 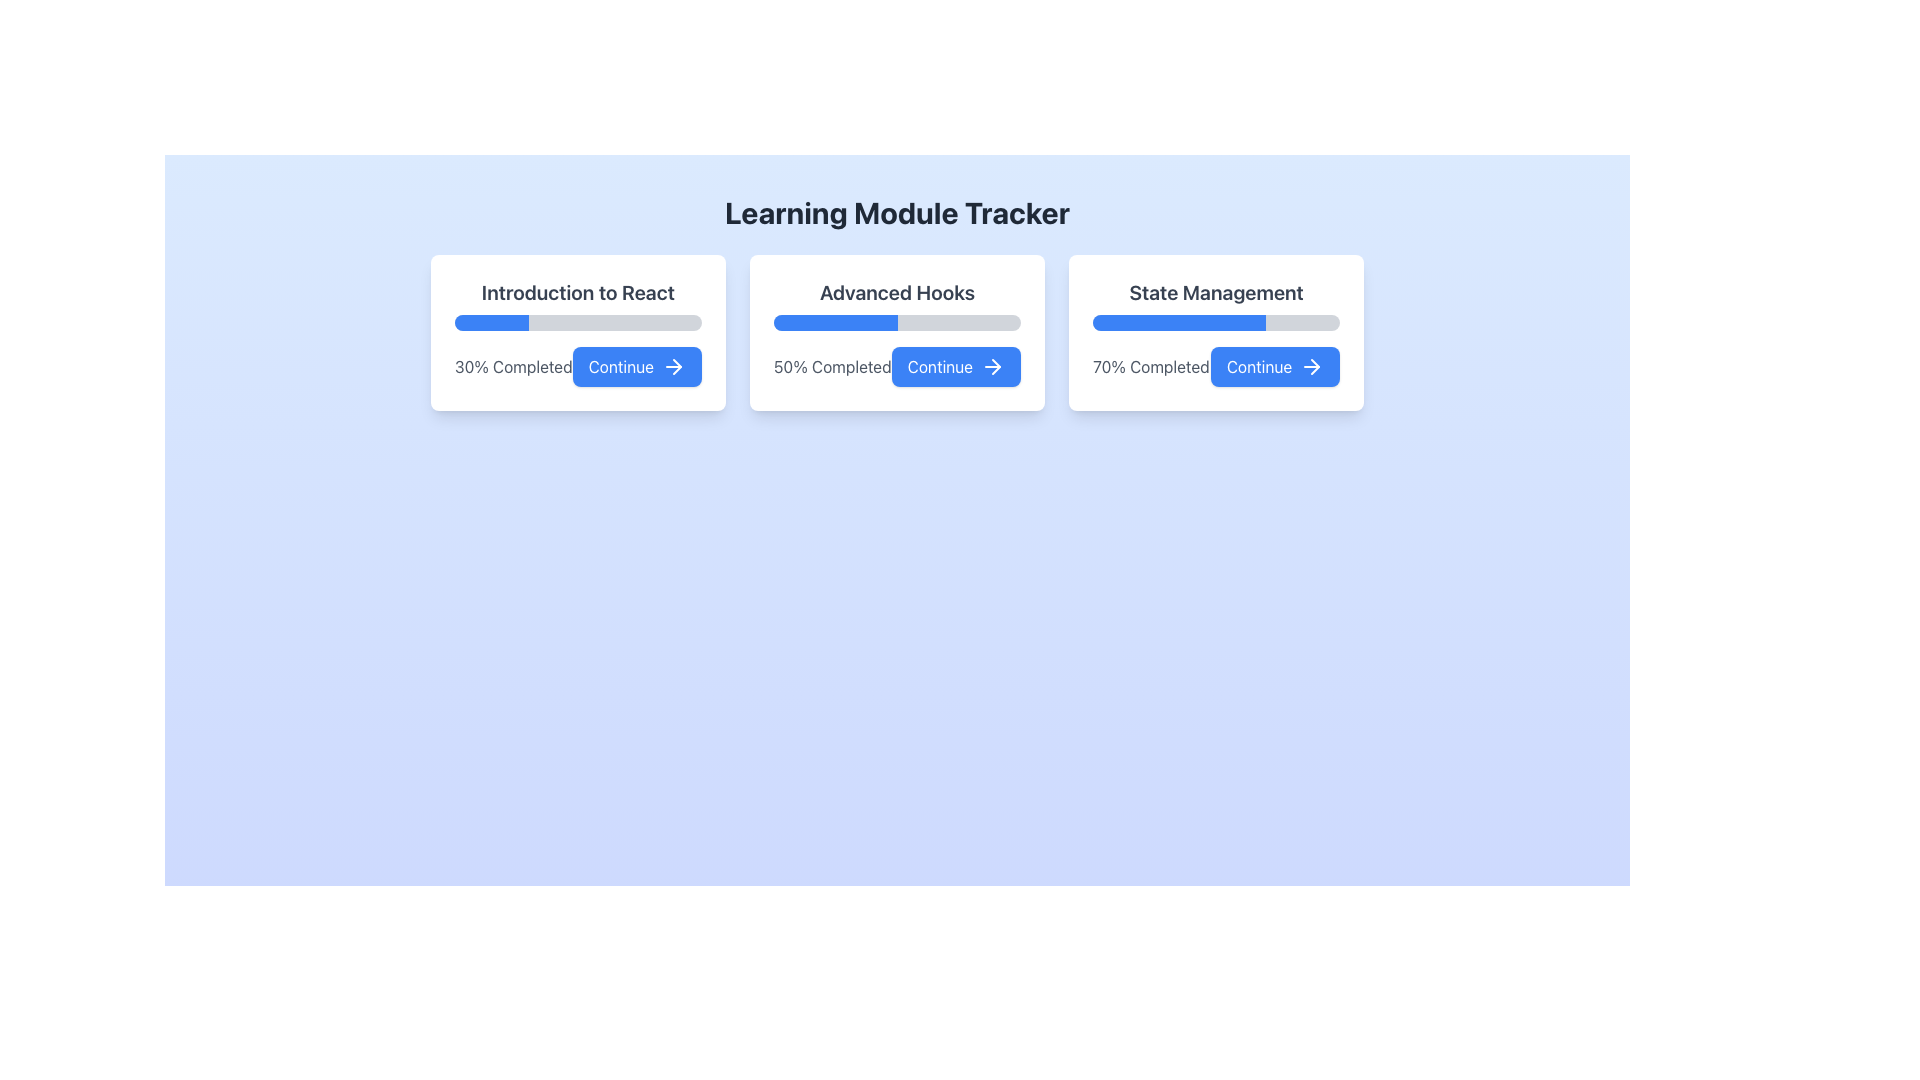 What do you see at coordinates (491, 322) in the screenshot?
I see `the filled portion of the progress bar indicating 30% progress located at the top of the card labeled 'Introduction to React'` at bounding box center [491, 322].